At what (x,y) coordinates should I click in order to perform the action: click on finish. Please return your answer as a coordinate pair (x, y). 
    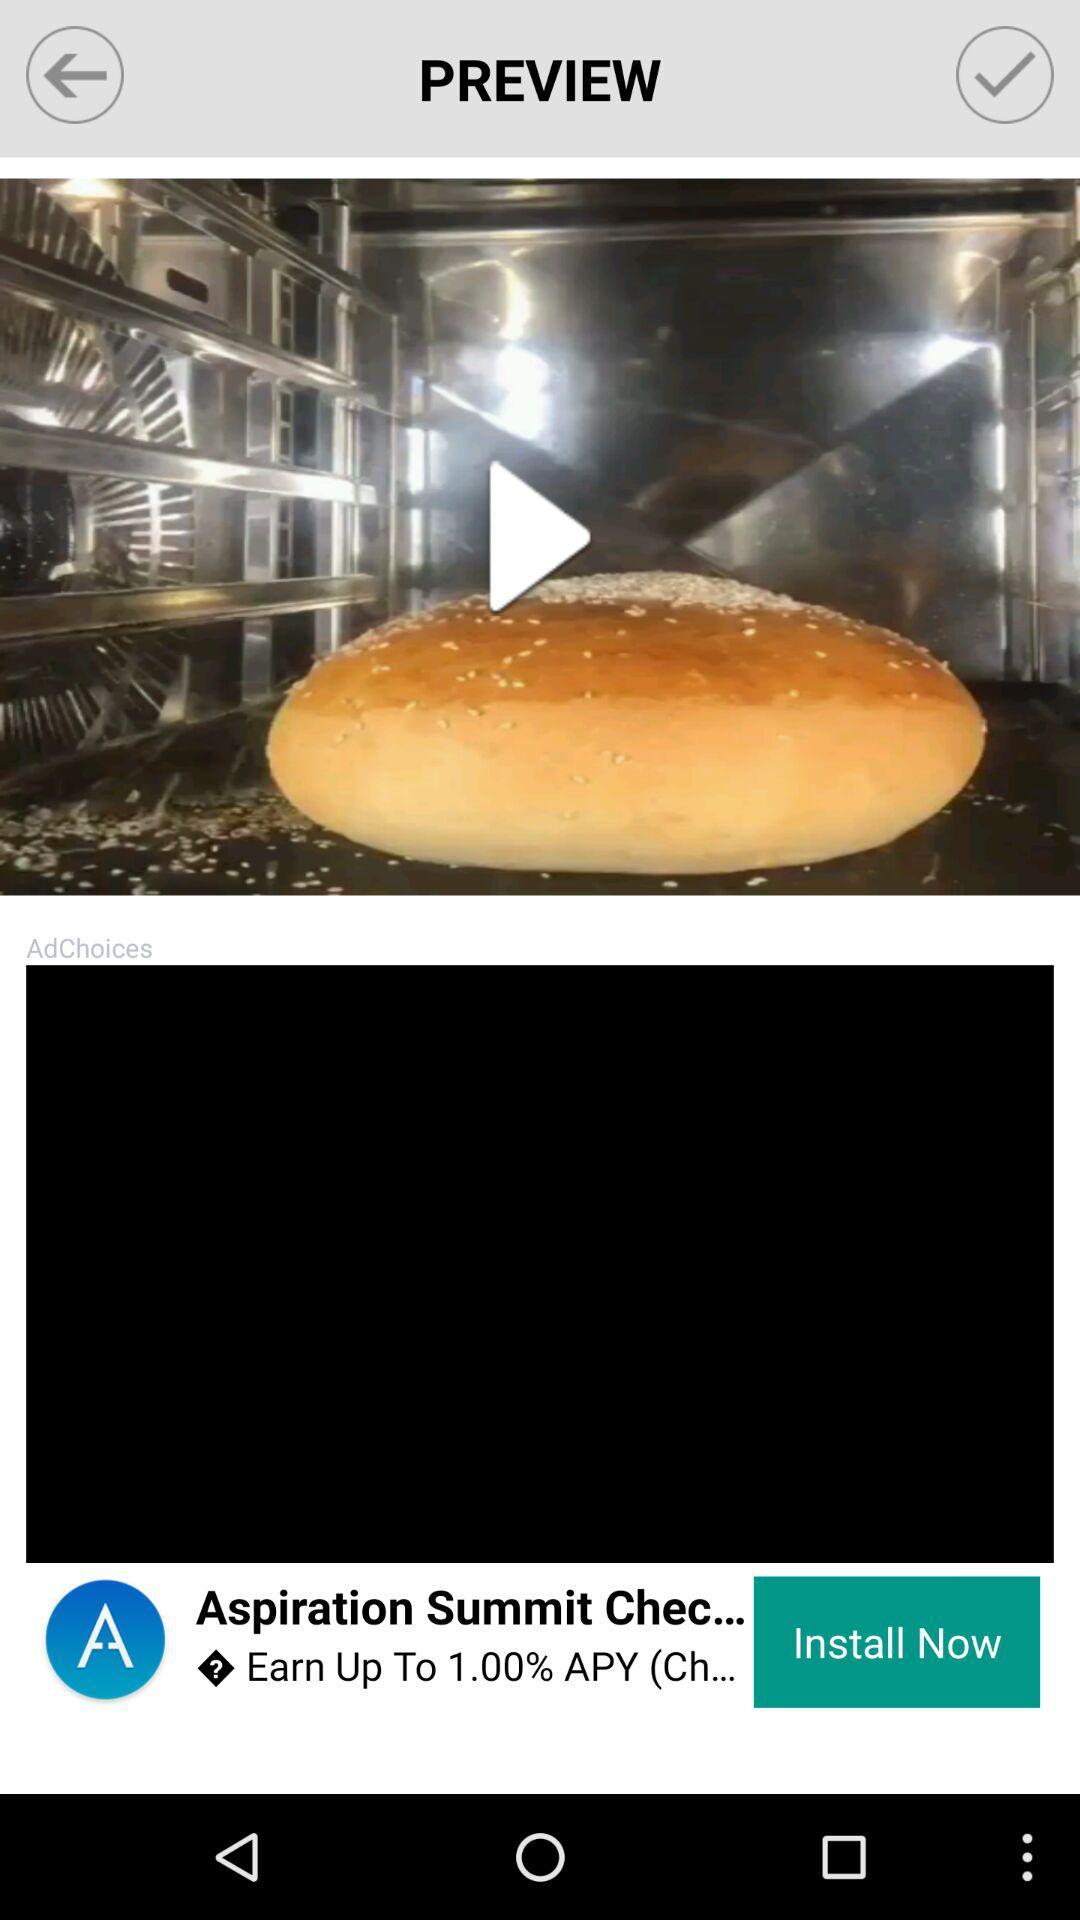
    Looking at the image, I should click on (1005, 75).